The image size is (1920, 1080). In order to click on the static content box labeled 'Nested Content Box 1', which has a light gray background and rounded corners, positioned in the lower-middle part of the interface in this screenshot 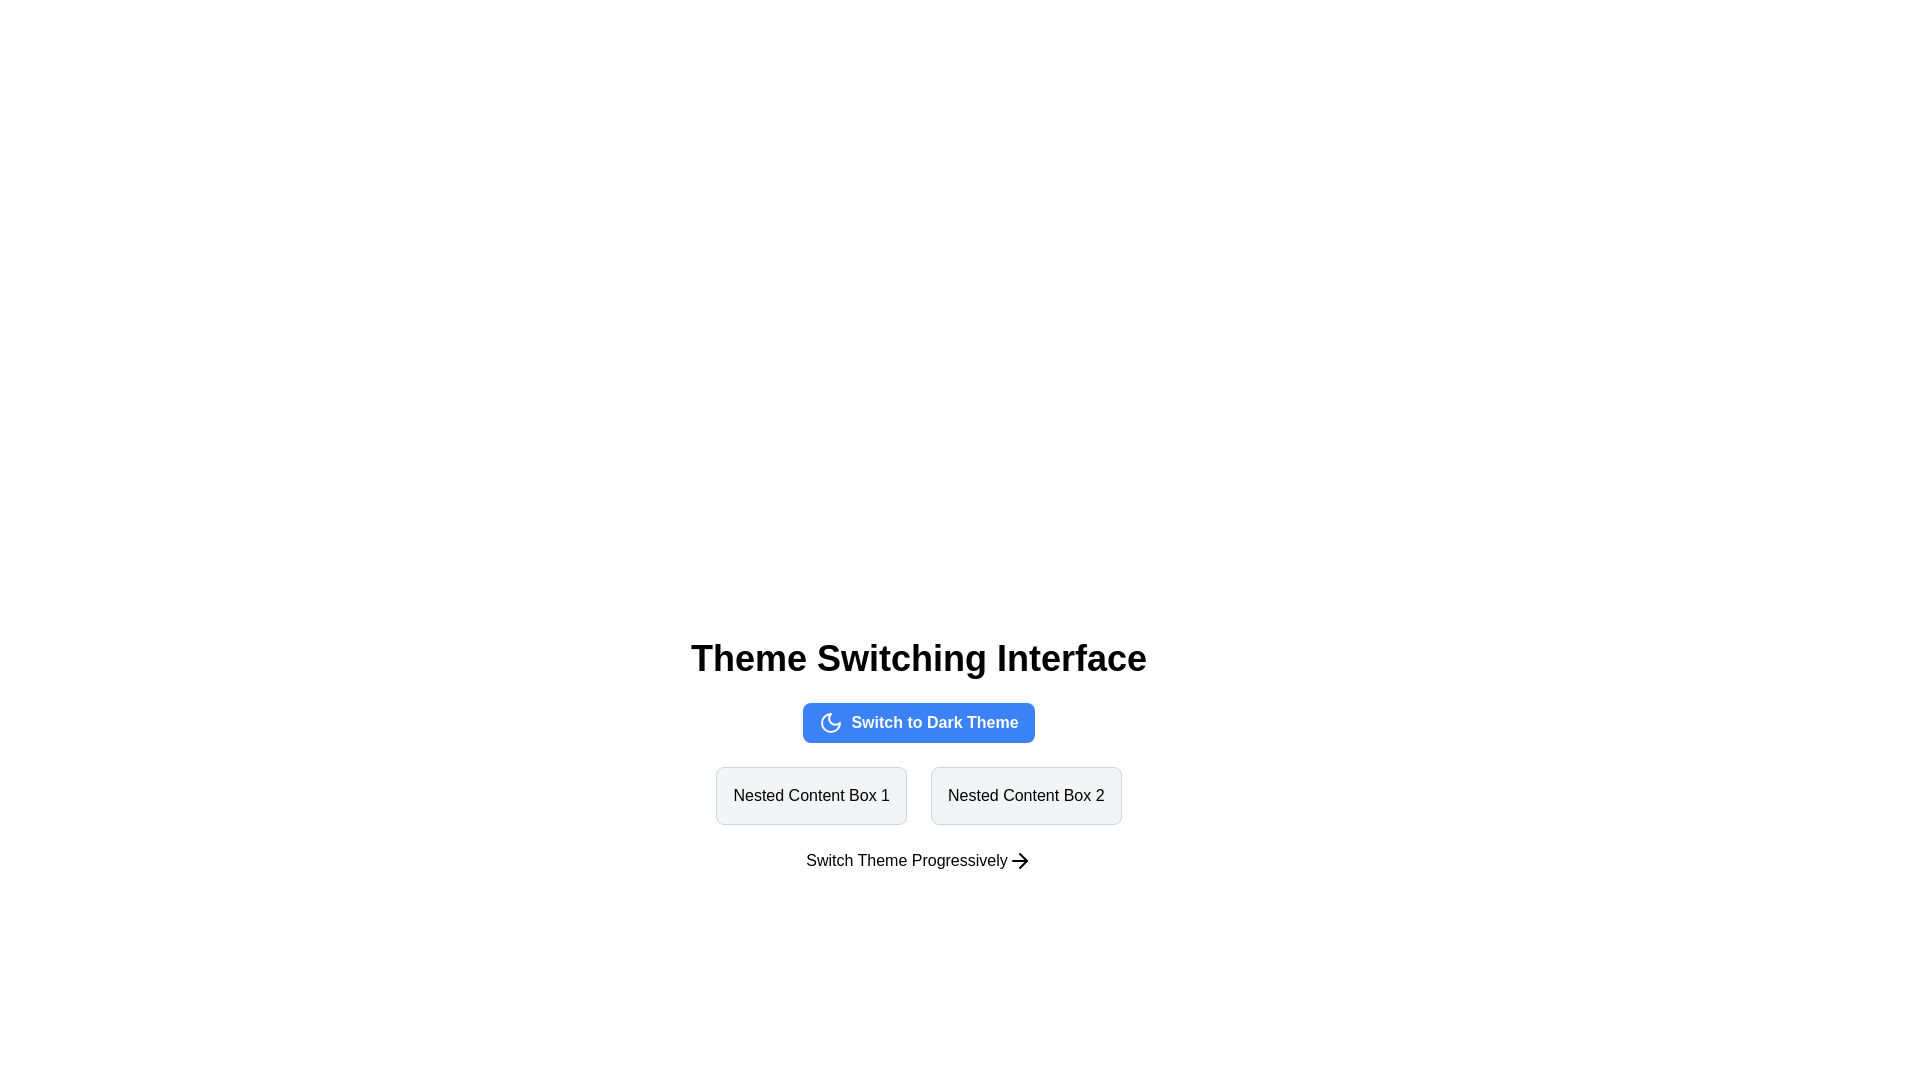, I will do `click(811, 794)`.